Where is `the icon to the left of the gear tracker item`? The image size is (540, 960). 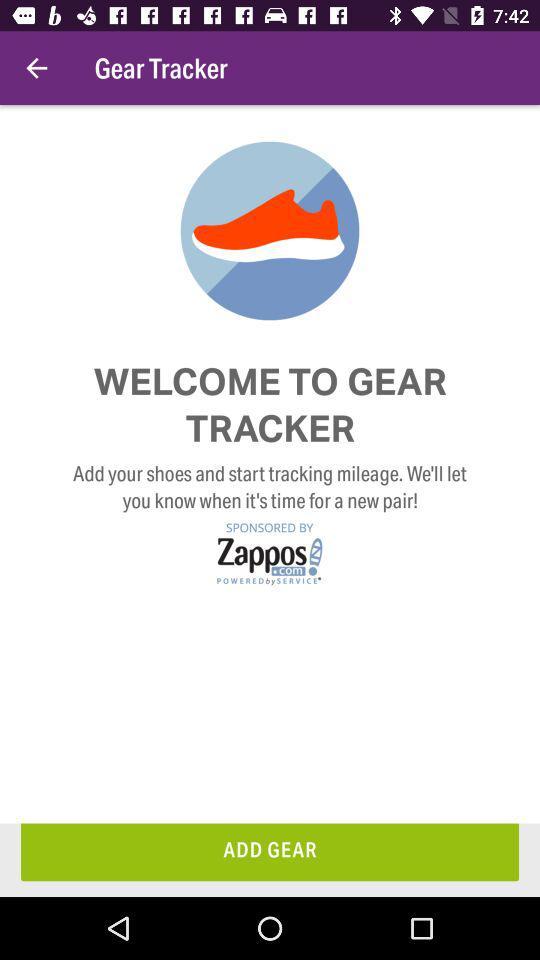
the icon to the left of the gear tracker item is located at coordinates (36, 68).